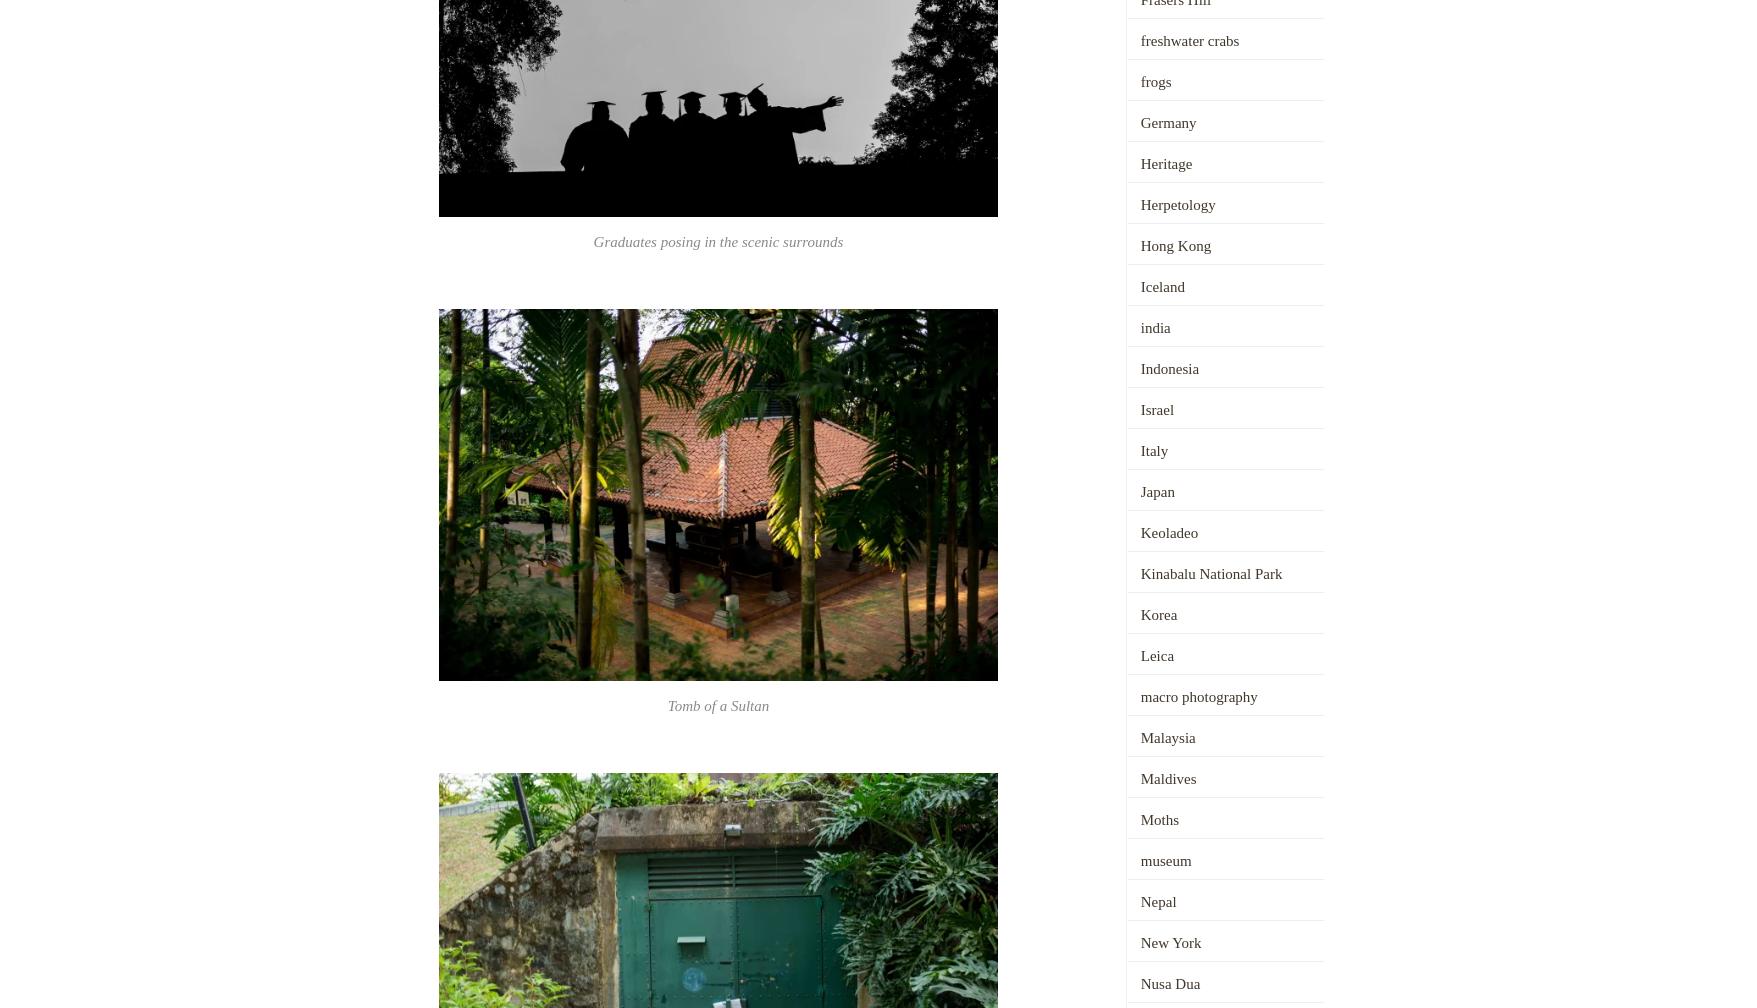 The height and width of the screenshot is (1008, 1757). Describe the element at coordinates (1167, 122) in the screenshot. I see `'Germany'` at that location.